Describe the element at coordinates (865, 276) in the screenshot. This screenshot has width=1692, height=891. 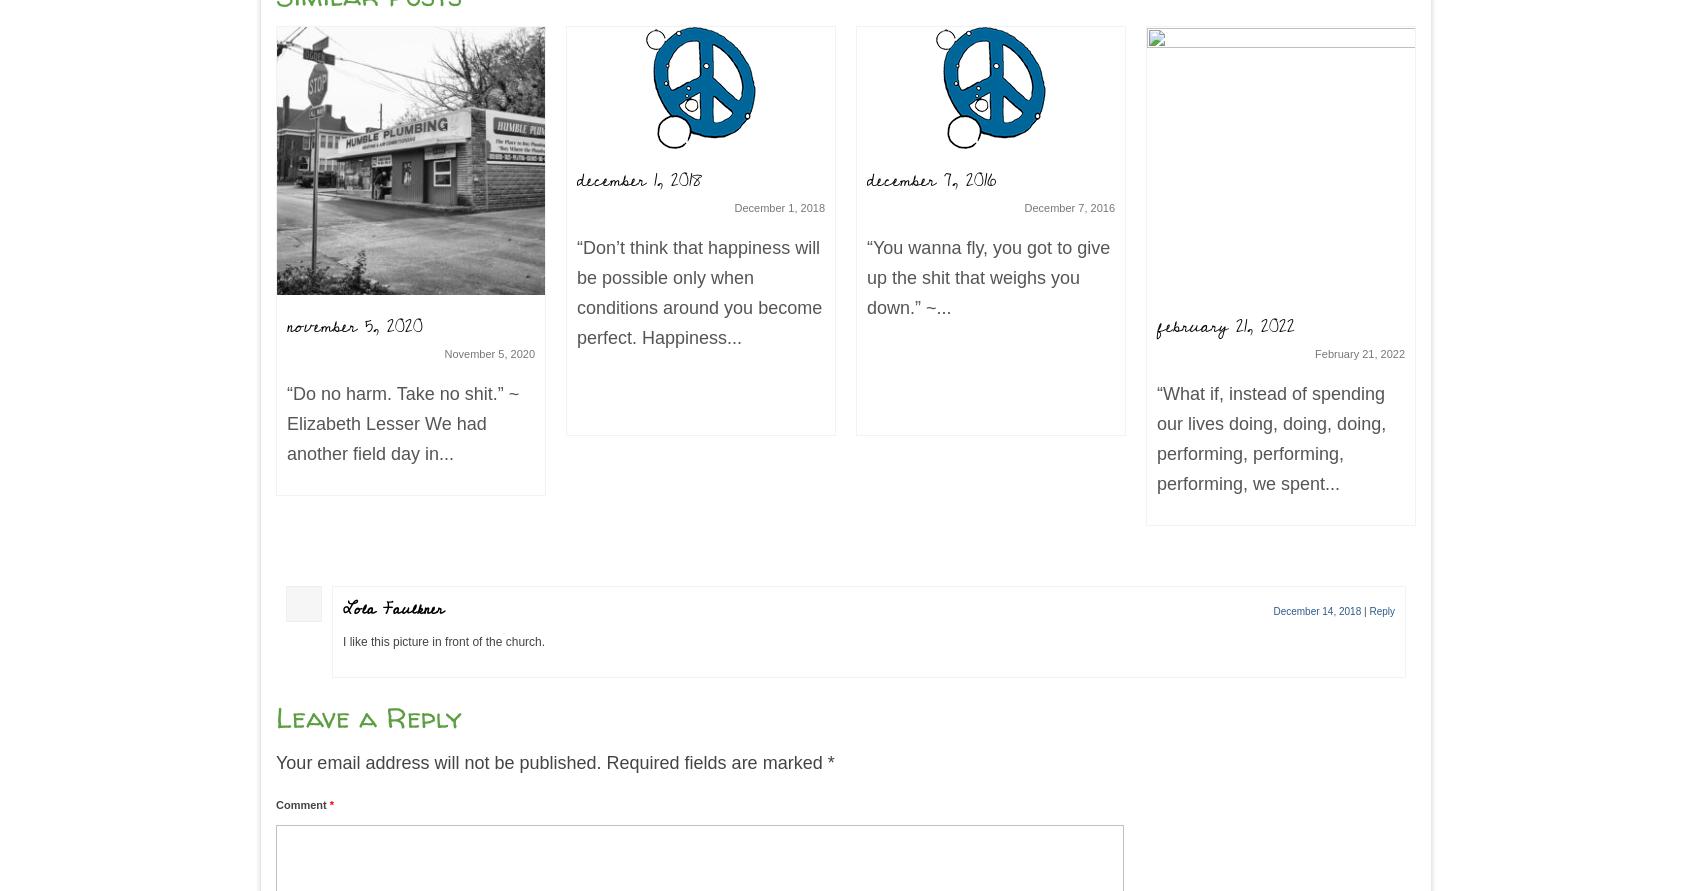
I see `'“You wanna fly, you got to give up the shit that weighs you down.” ~...'` at that location.